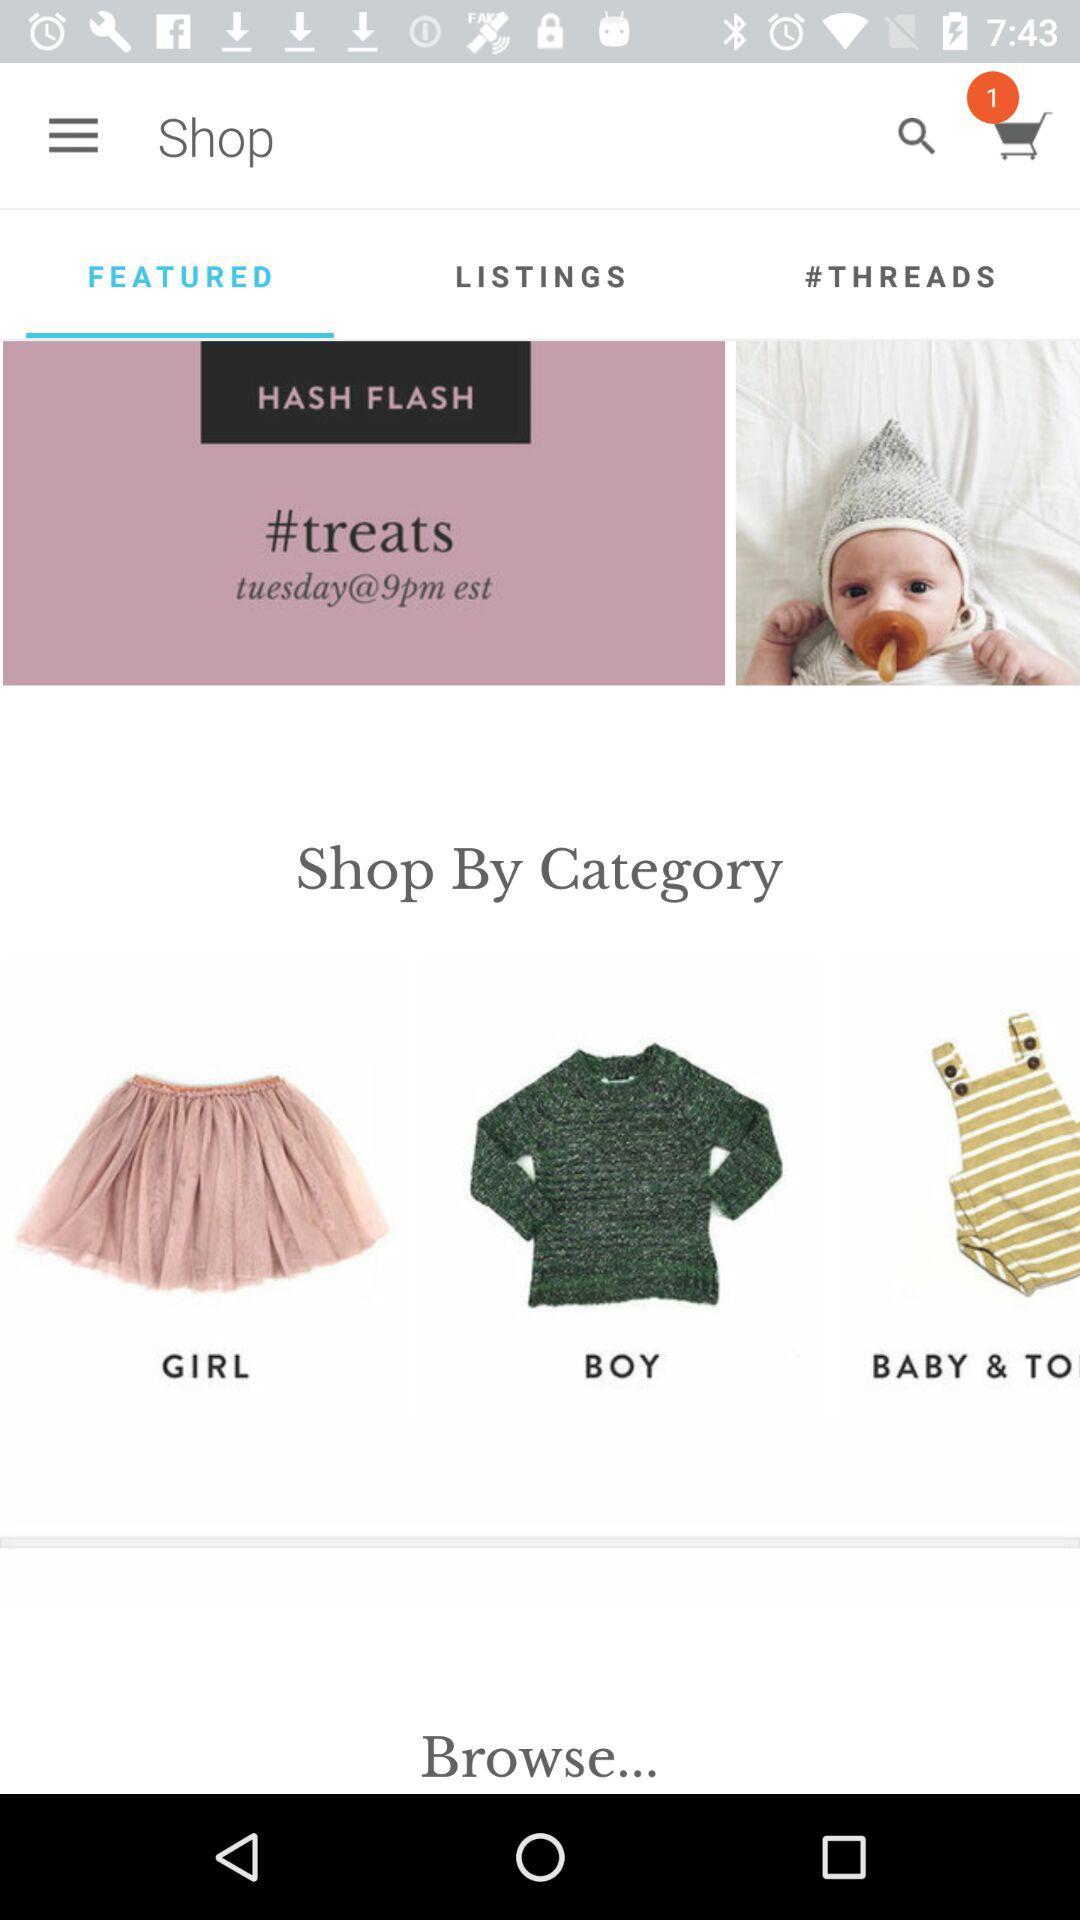 The height and width of the screenshot is (1920, 1080). What do you see at coordinates (538, 1757) in the screenshot?
I see `browse... item` at bounding box center [538, 1757].